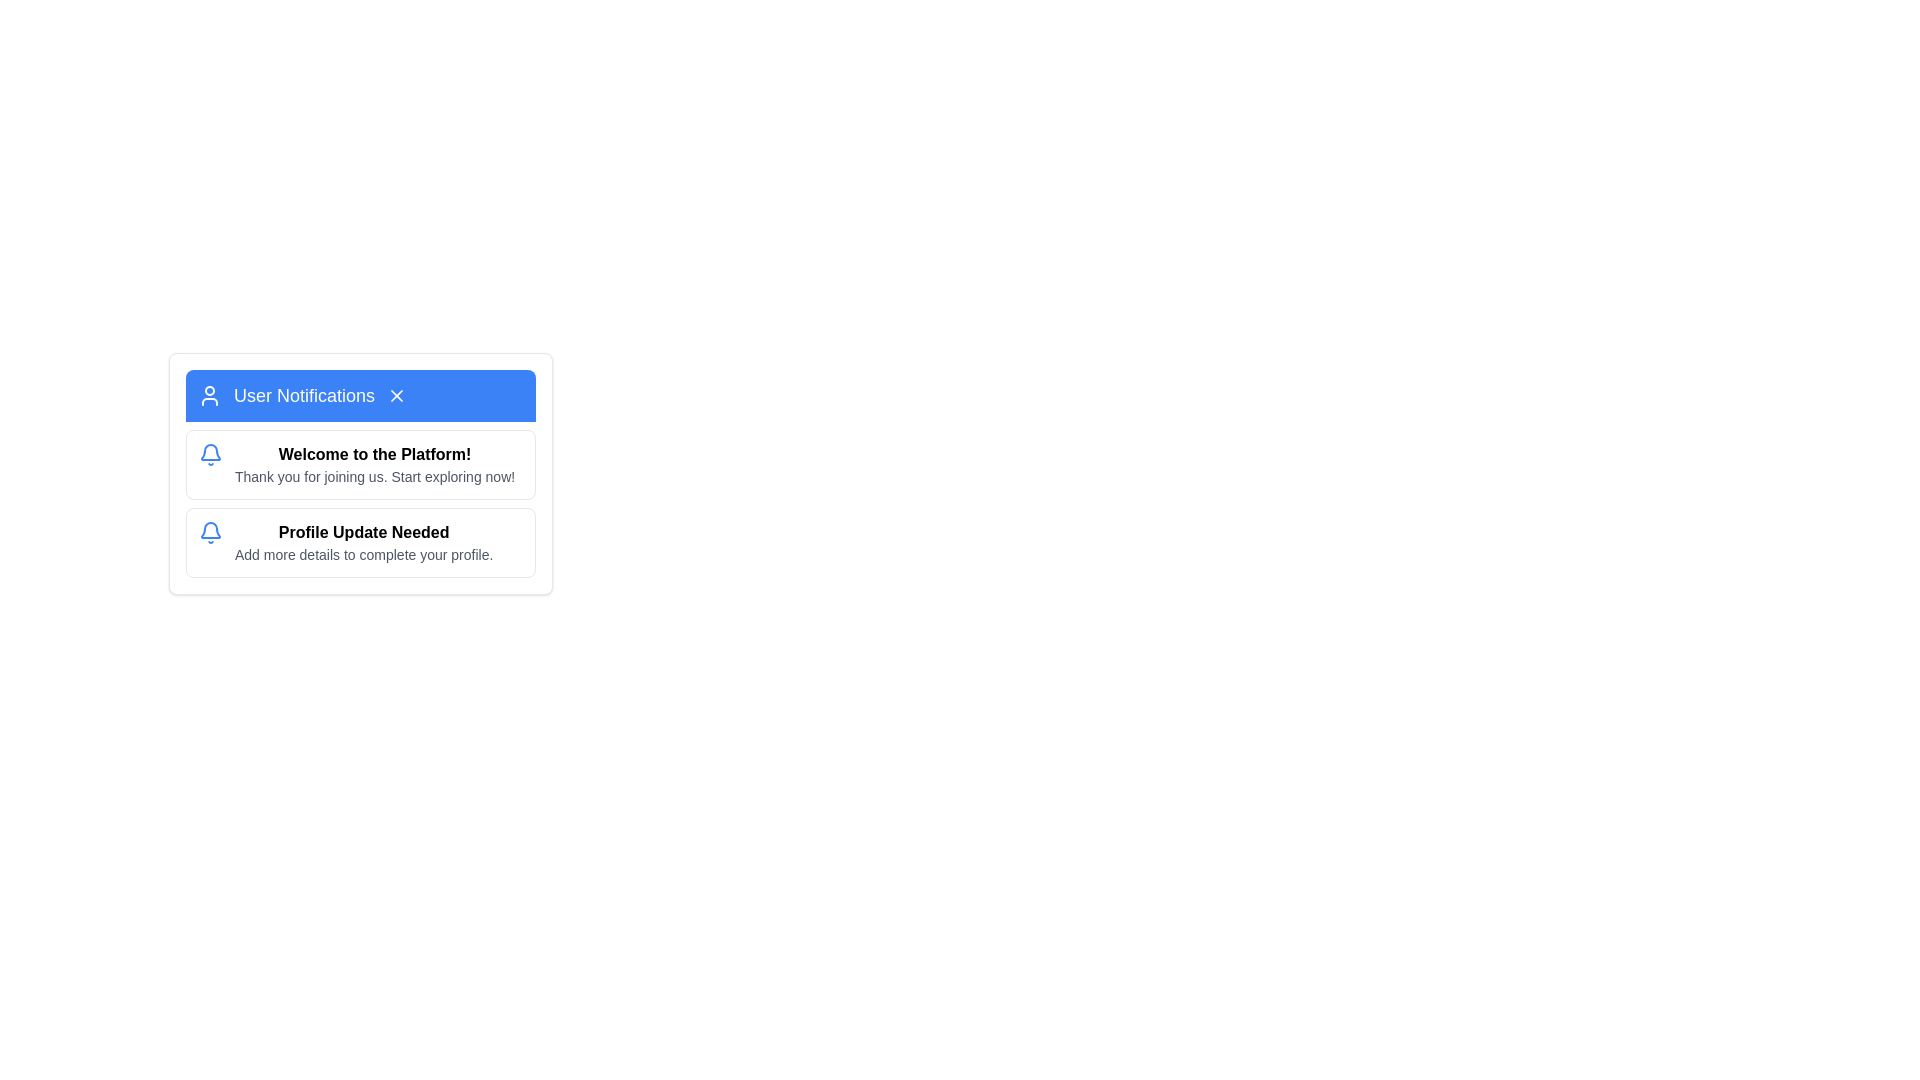  Describe the element at coordinates (211, 455) in the screenshot. I see `the blue bell icon located at the top-left of the 'Welcome to the Platform!' card, which indicates notifications` at that location.